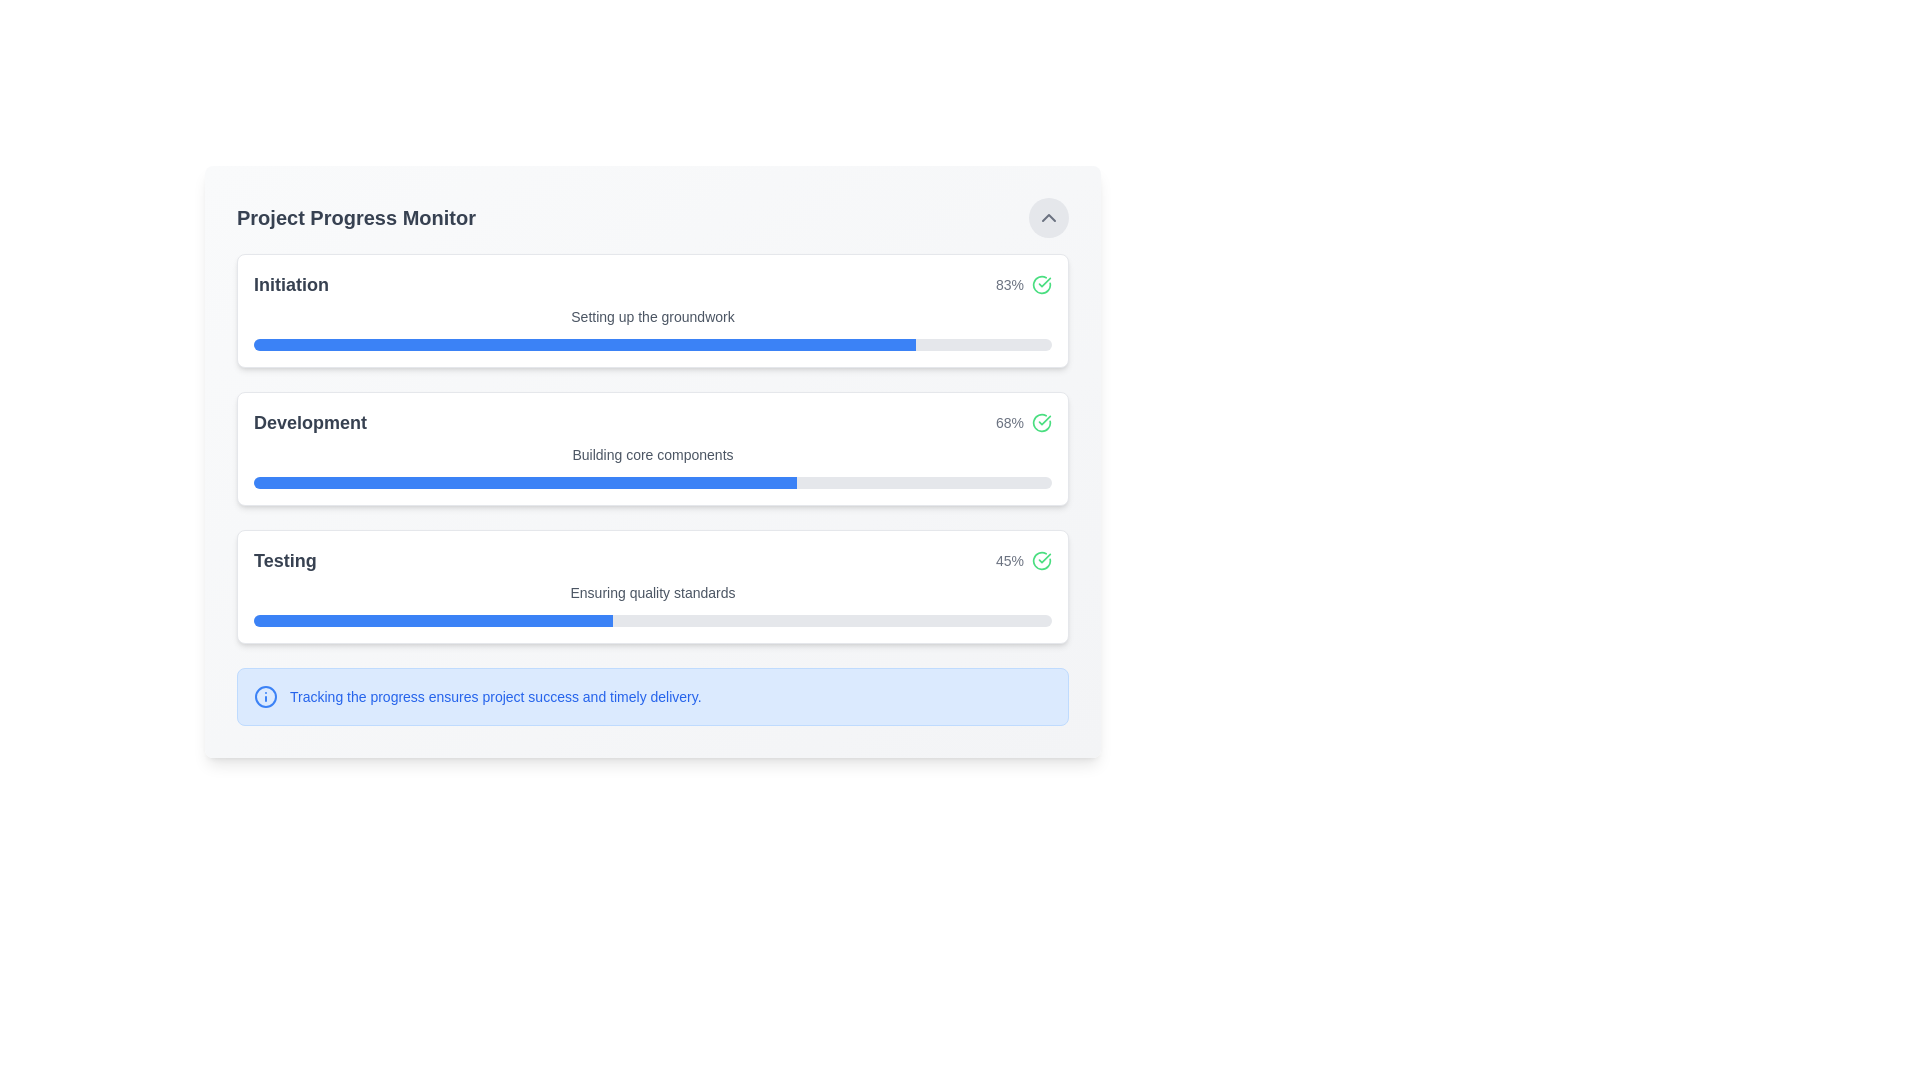  Describe the element at coordinates (652, 592) in the screenshot. I see `static text label that says 'Ensuring quality standards', which is styled in small gray font and located under the 'Testing' heading in the progress card` at that location.